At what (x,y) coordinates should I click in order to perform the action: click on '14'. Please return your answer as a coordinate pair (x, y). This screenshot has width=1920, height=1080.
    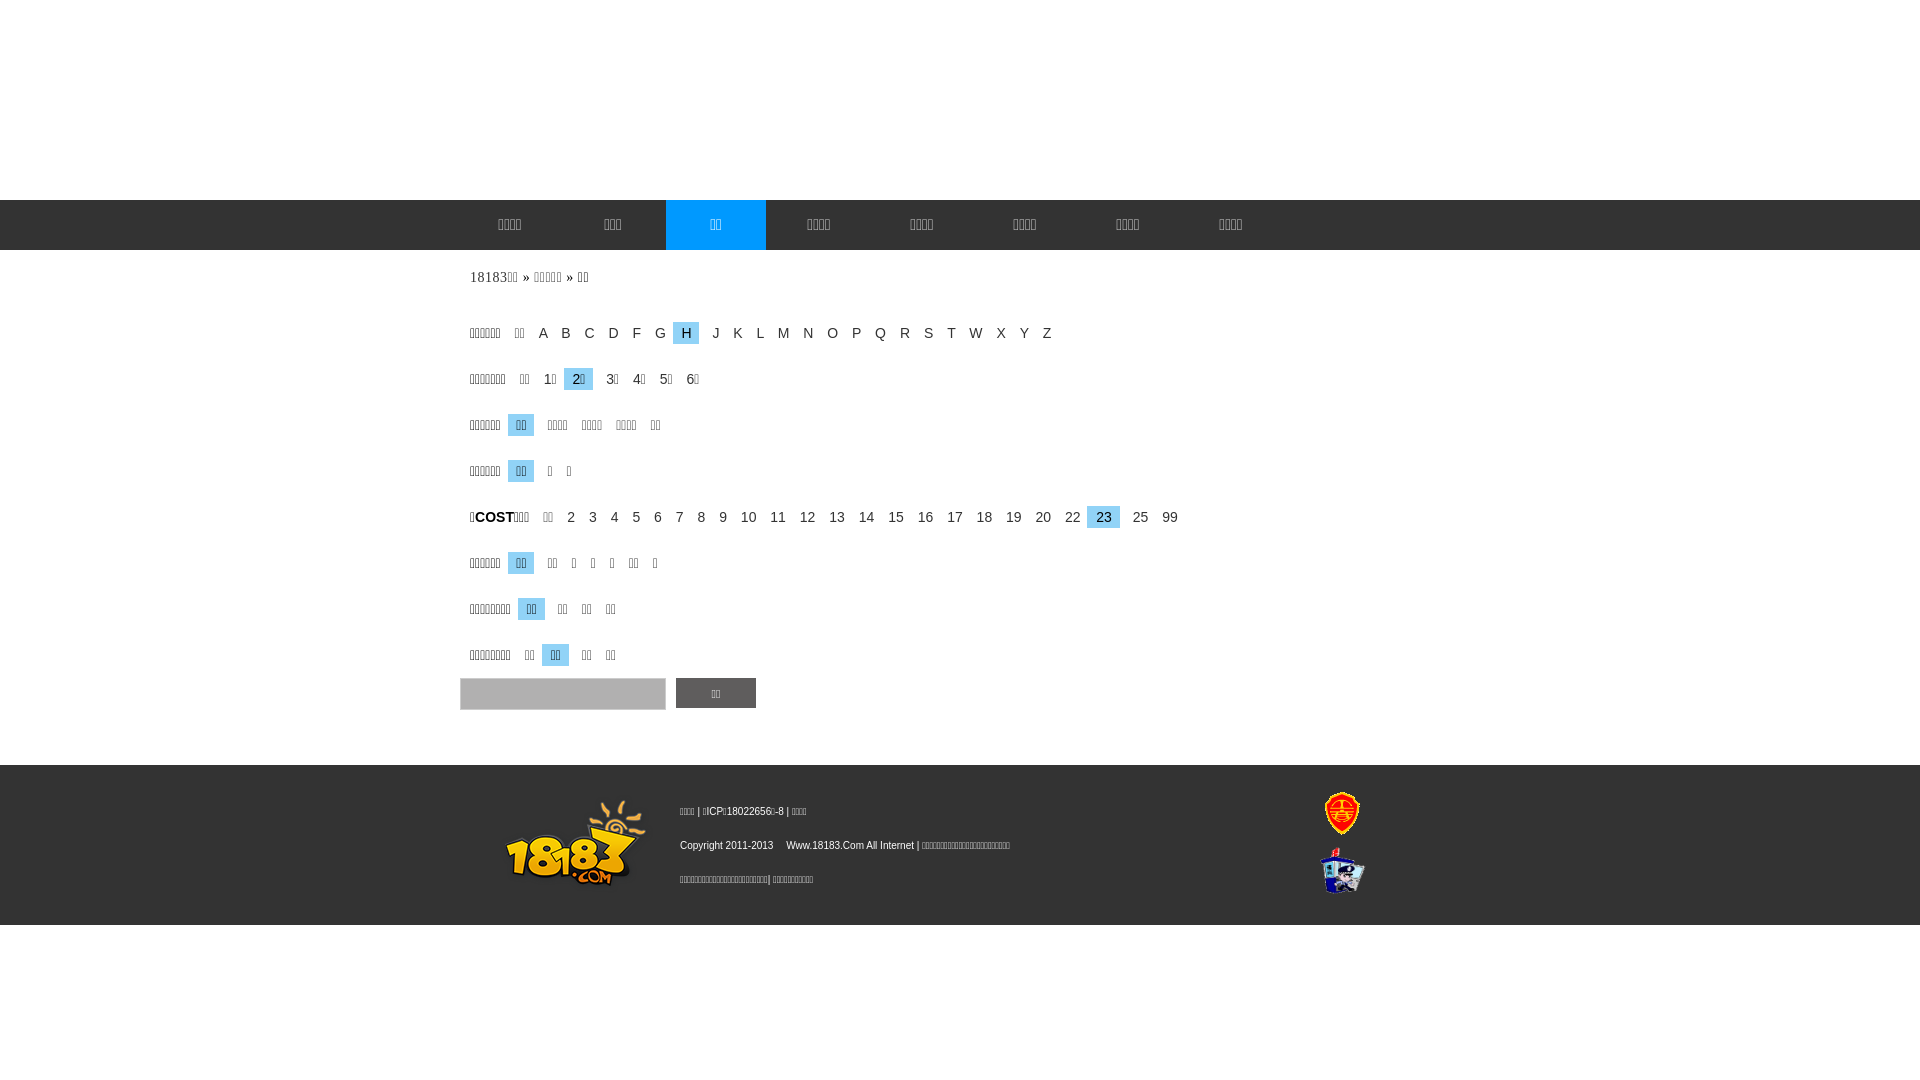
    Looking at the image, I should click on (862, 515).